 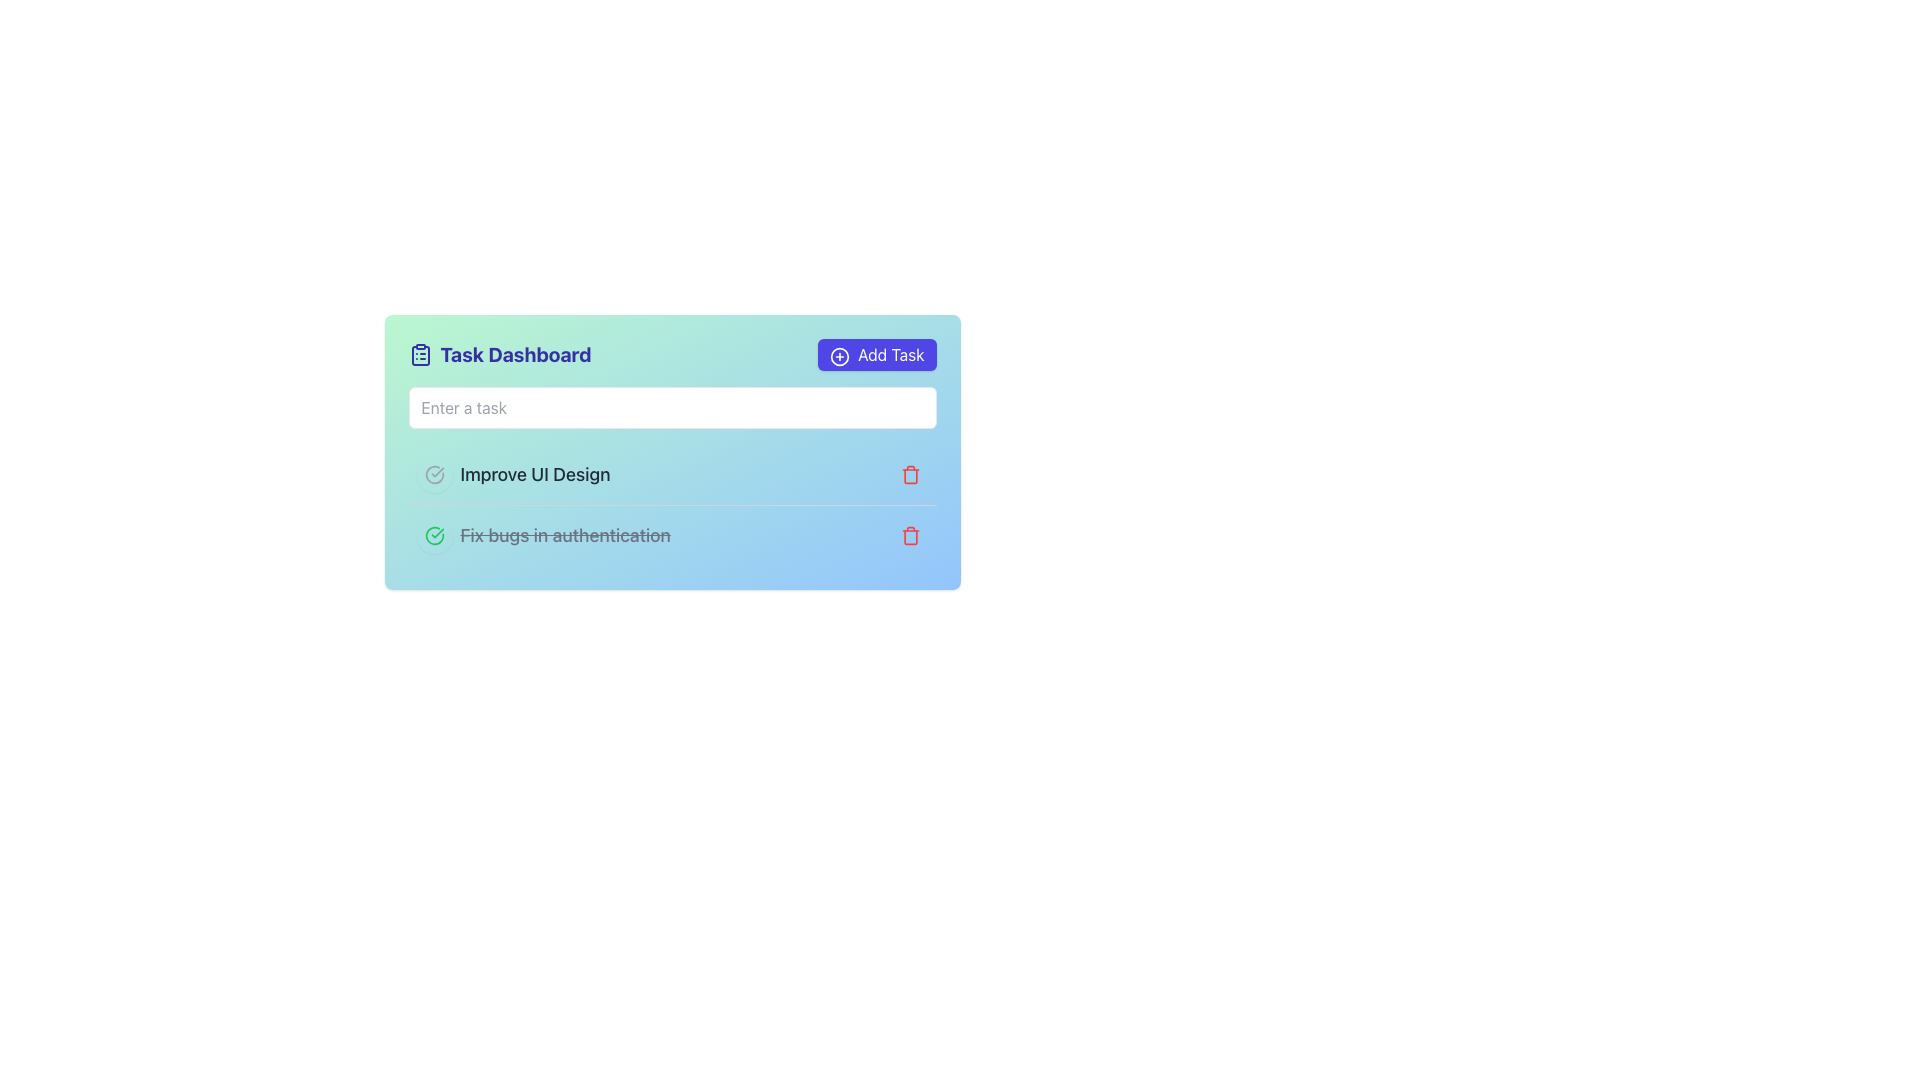 I want to click on the completed task text label, so click(x=543, y=535).